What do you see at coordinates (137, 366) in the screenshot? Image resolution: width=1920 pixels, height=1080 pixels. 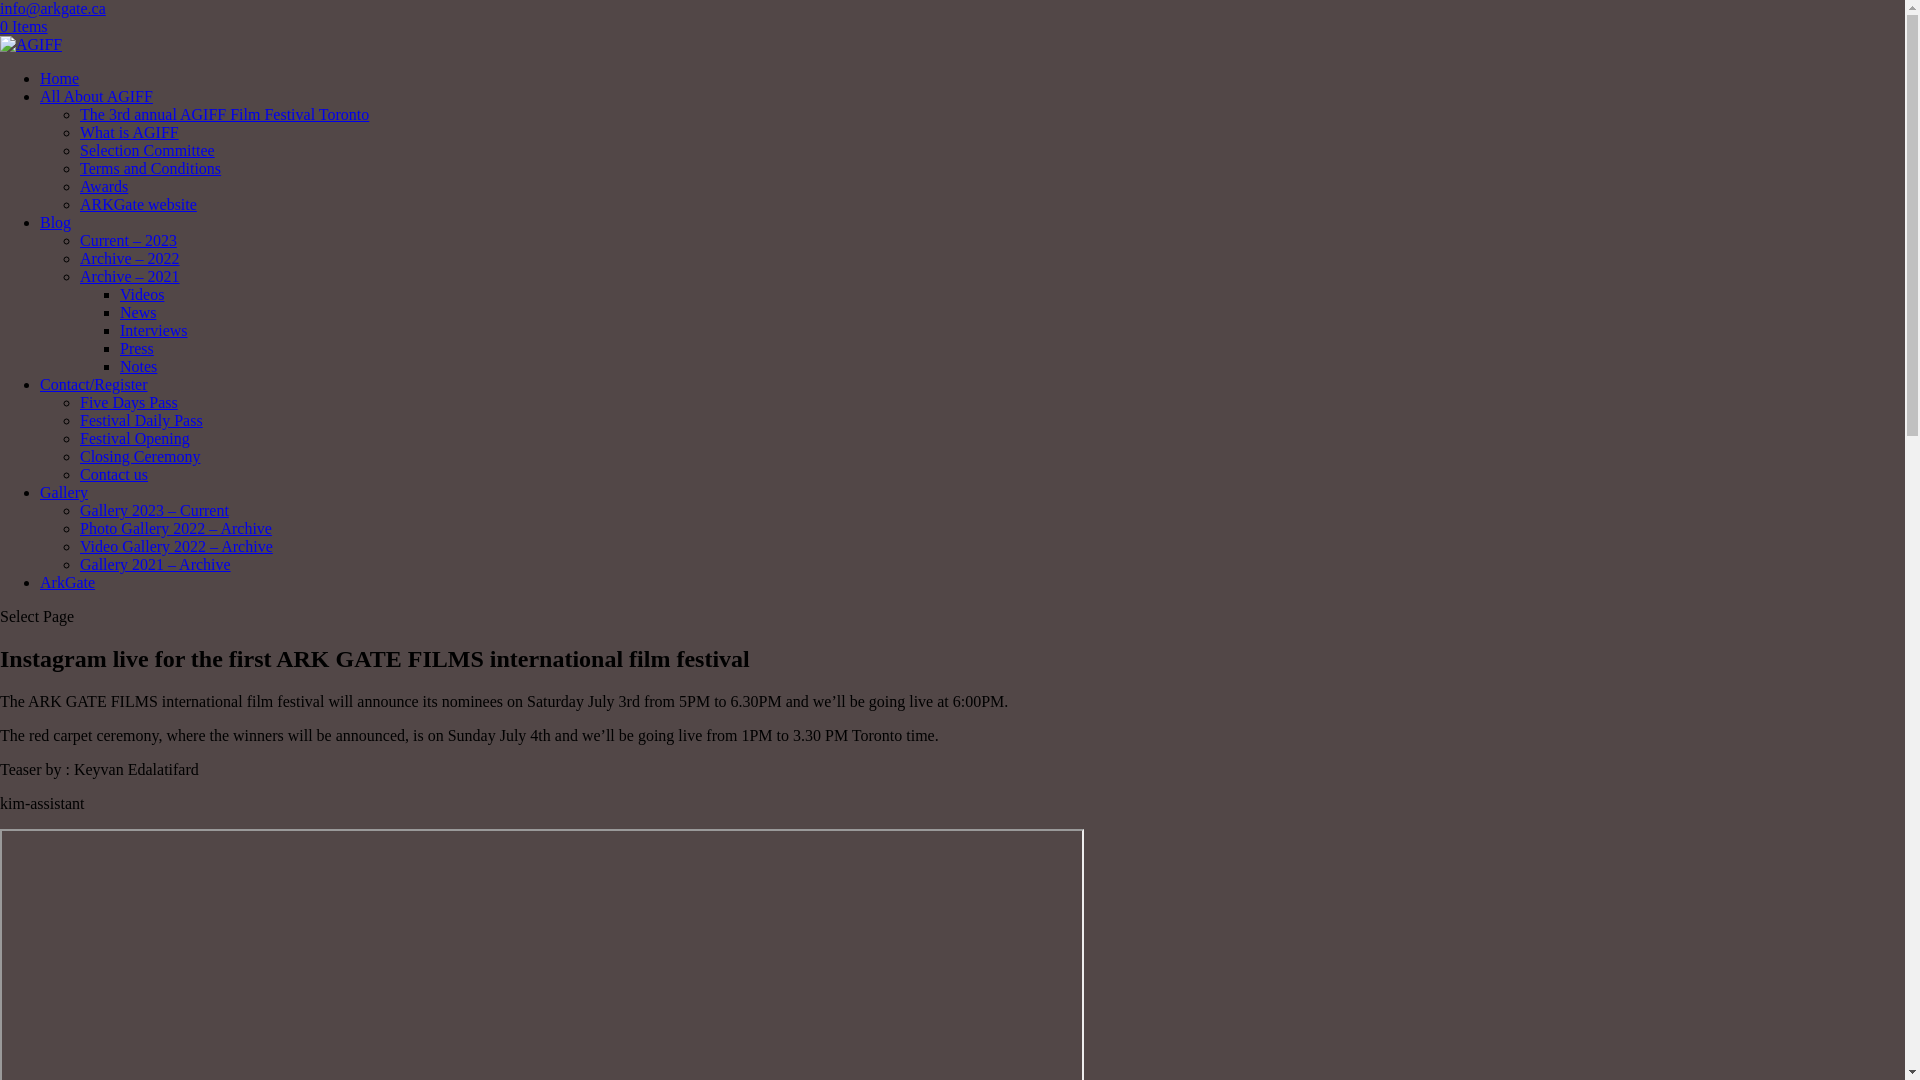 I see `'Notes'` at bounding box center [137, 366].